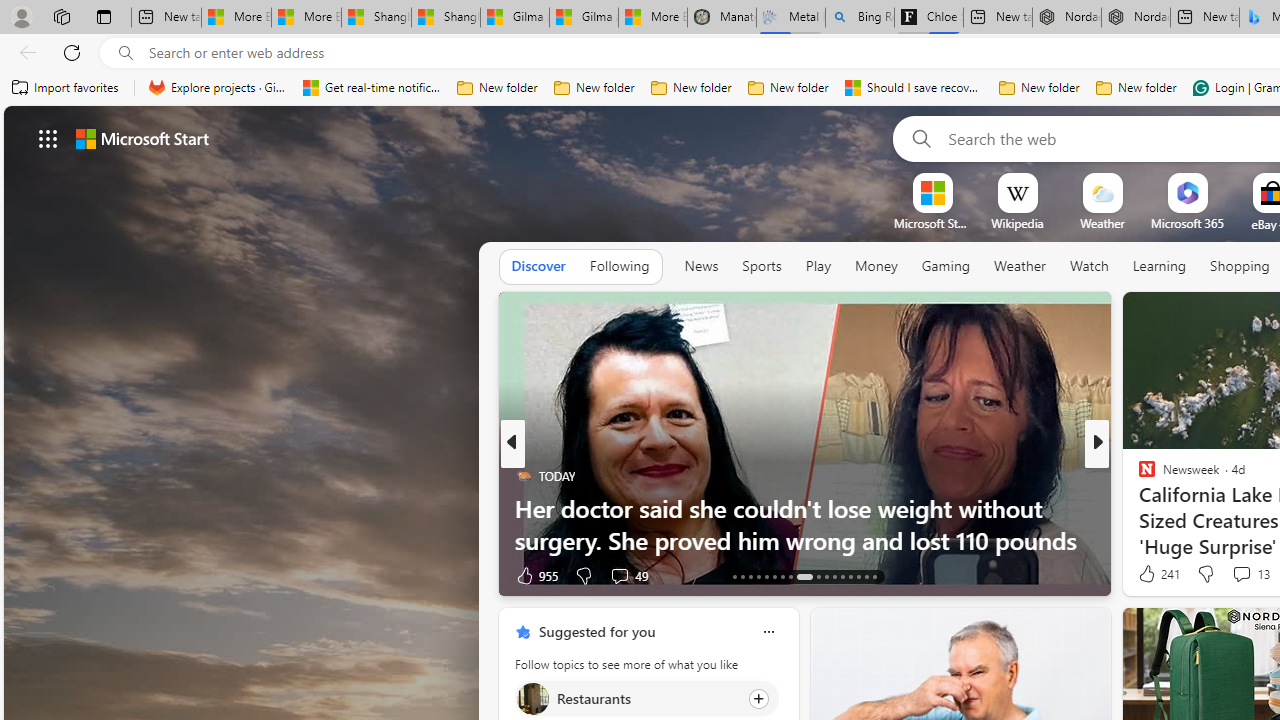  What do you see at coordinates (767, 632) in the screenshot?
I see `'Class: icon-img'` at bounding box center [767, 632].